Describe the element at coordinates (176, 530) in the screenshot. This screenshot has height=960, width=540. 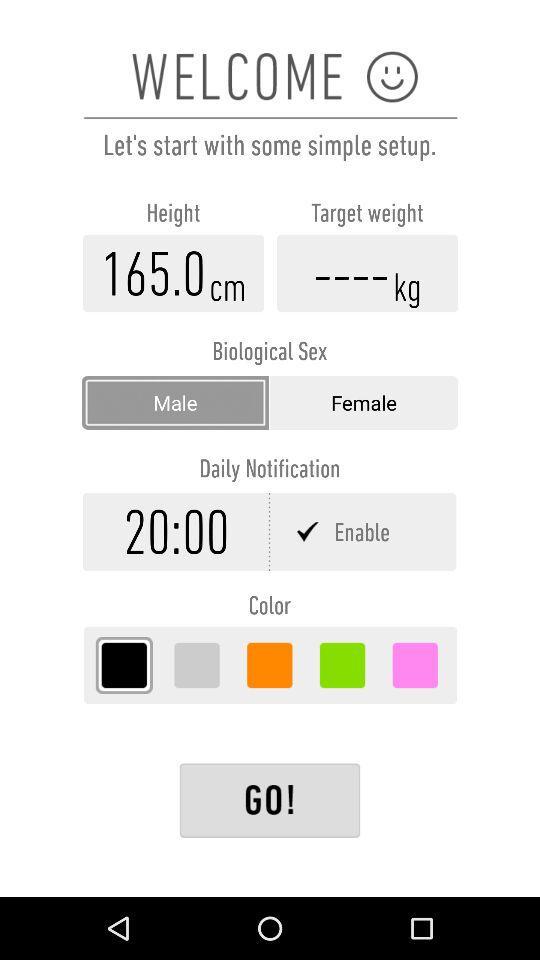
I see `daily notification timer option` at that location.